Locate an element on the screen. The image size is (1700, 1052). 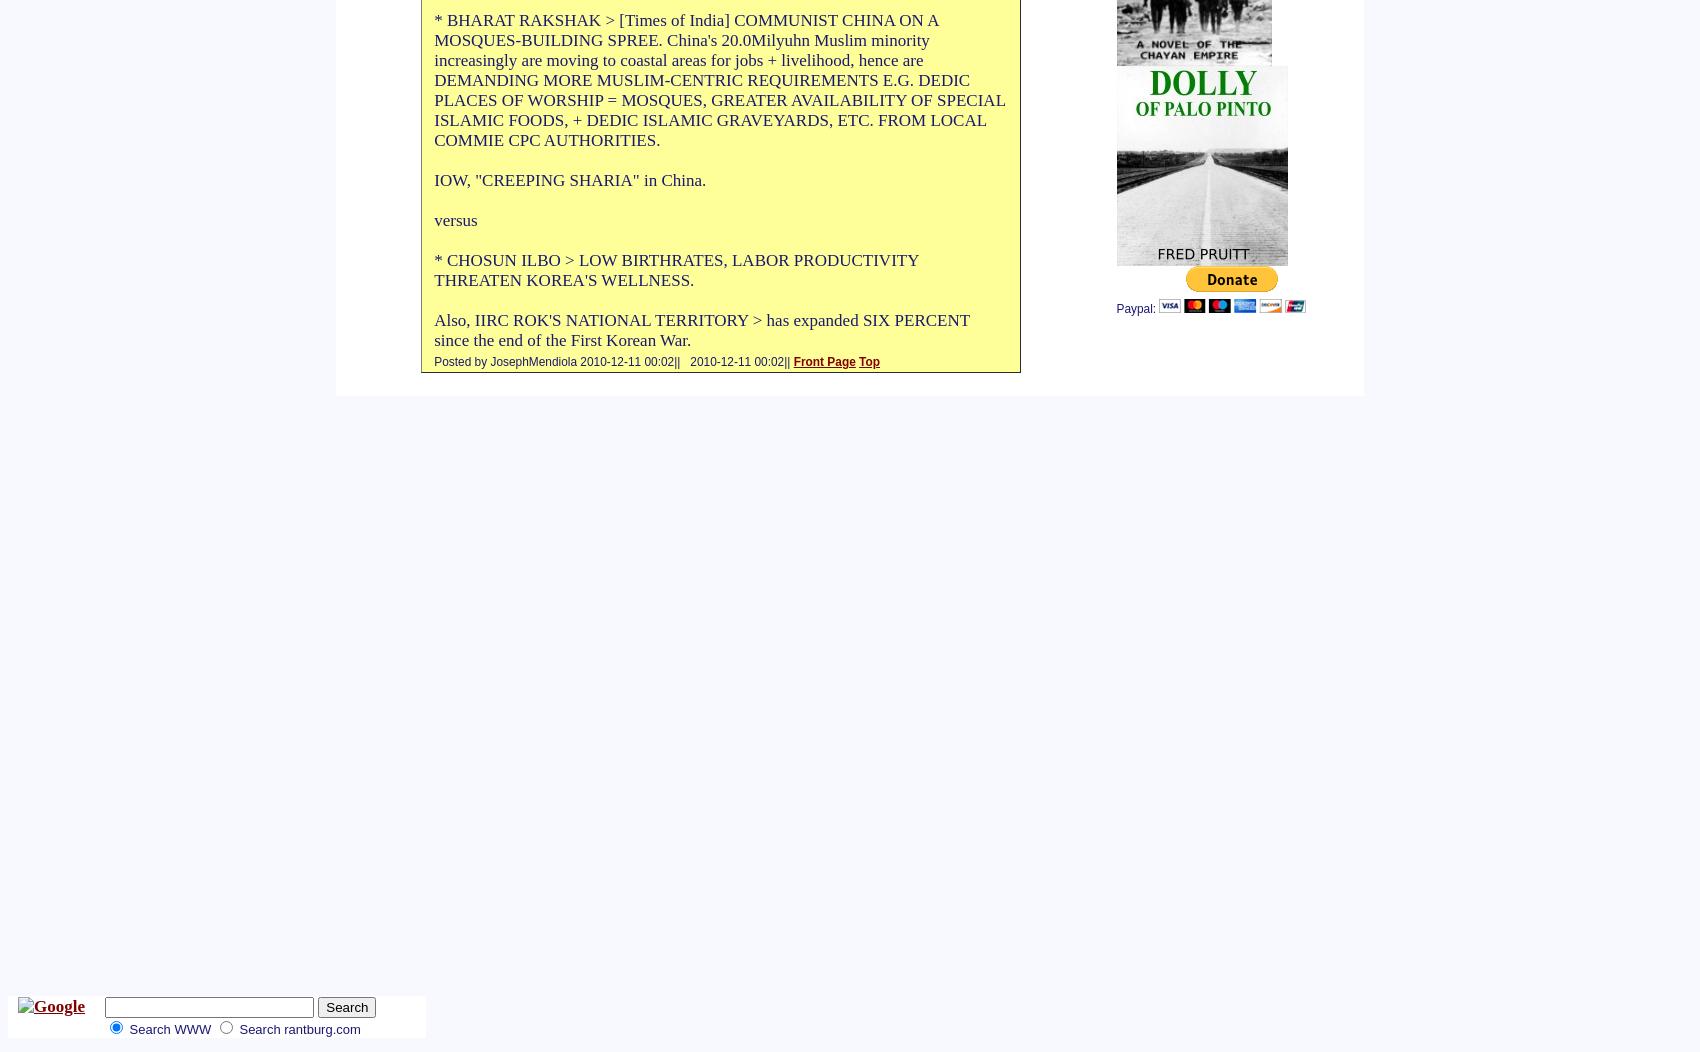
'Top' is located at coordinates (869, 361).